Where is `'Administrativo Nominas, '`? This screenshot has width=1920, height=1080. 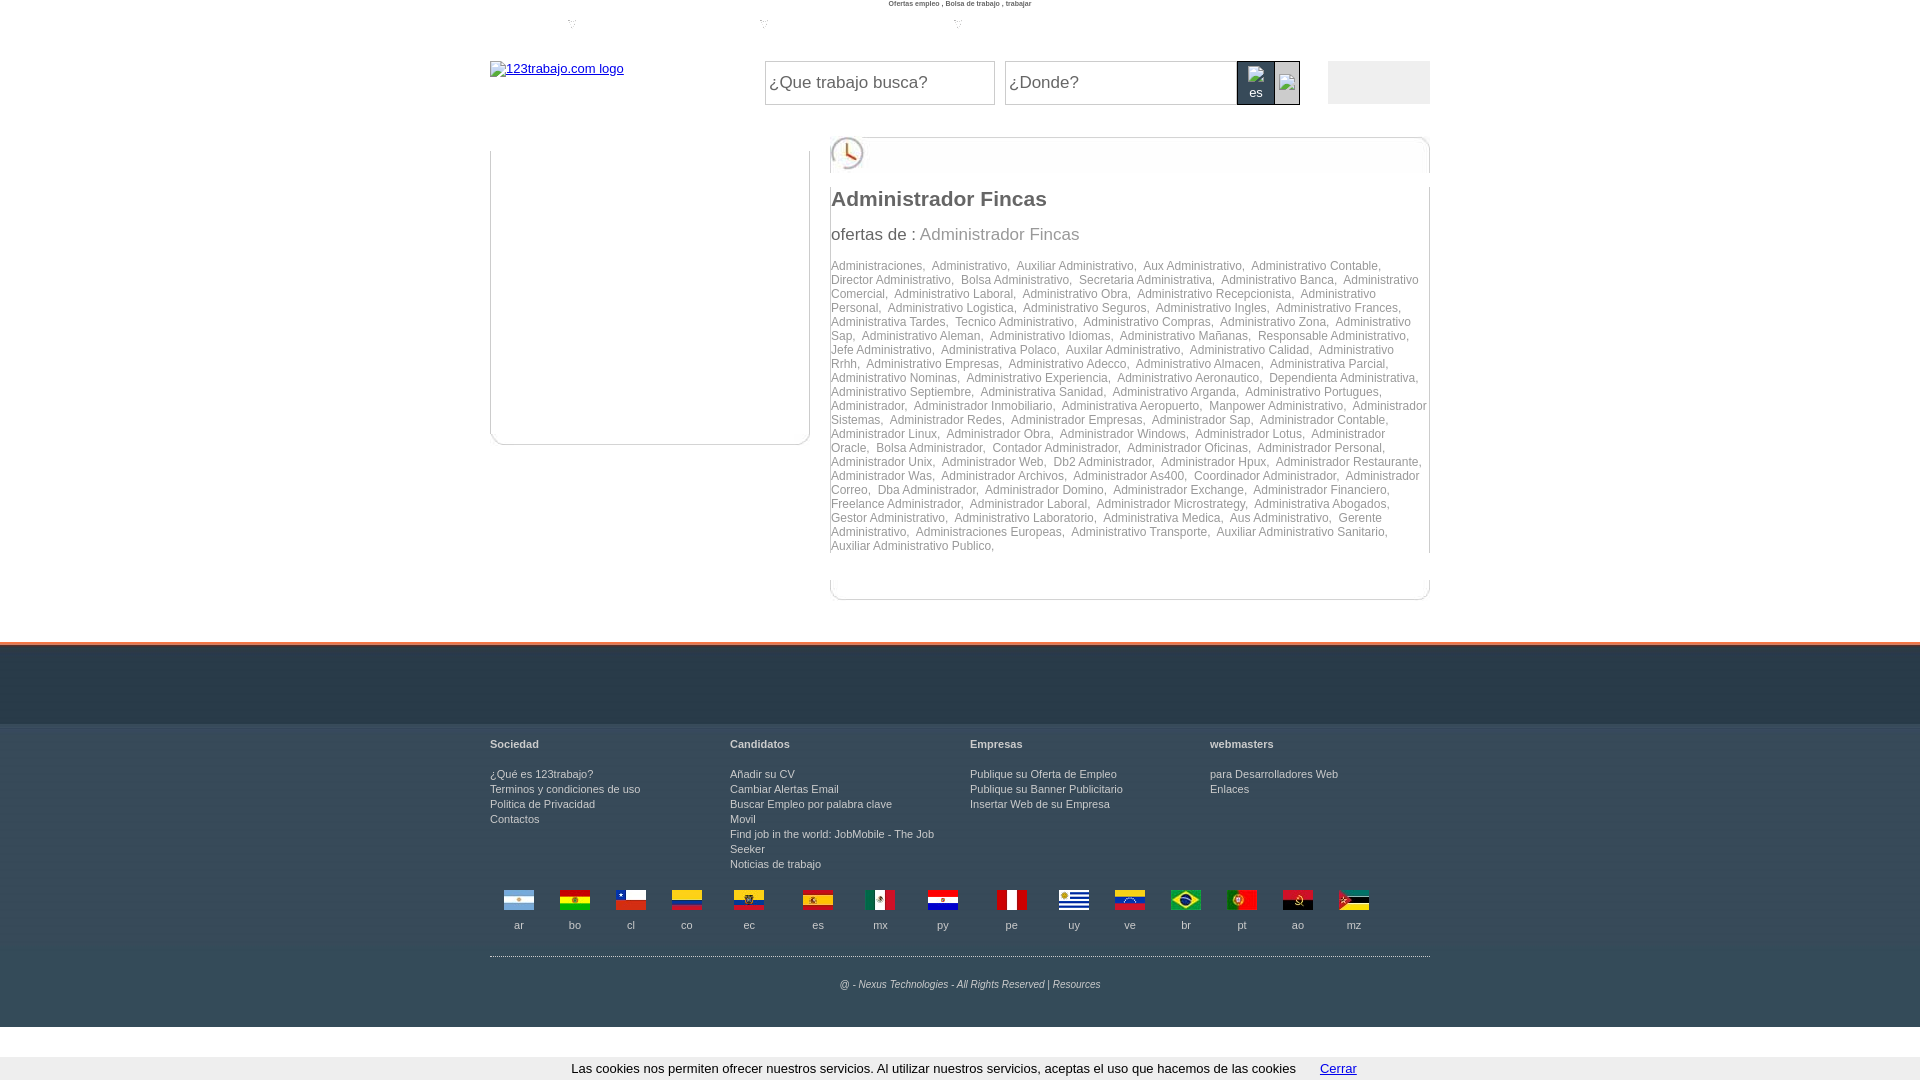 'Administrativo Nominas, ' is located at coordinates (897, 378).